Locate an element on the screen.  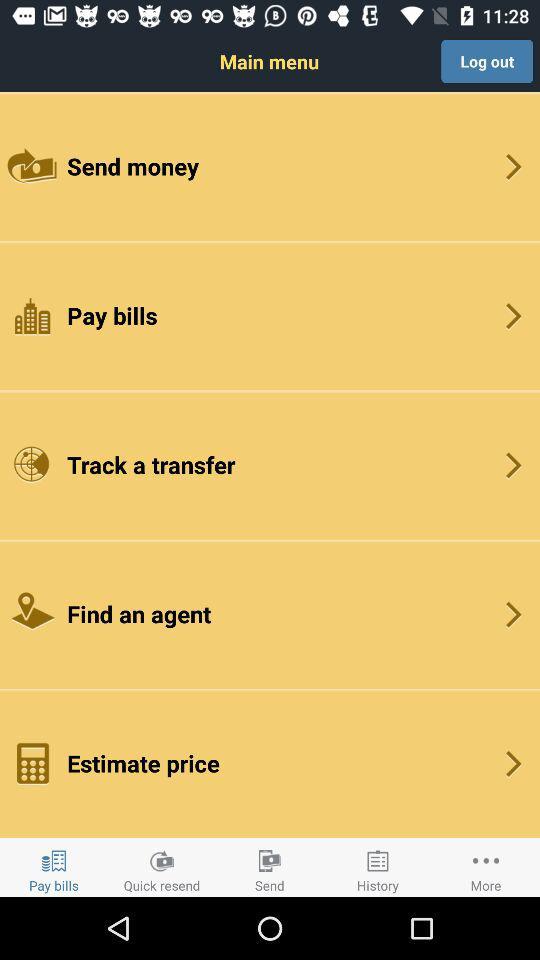
the app next to the main menu app is located at coordinates (486, 61).